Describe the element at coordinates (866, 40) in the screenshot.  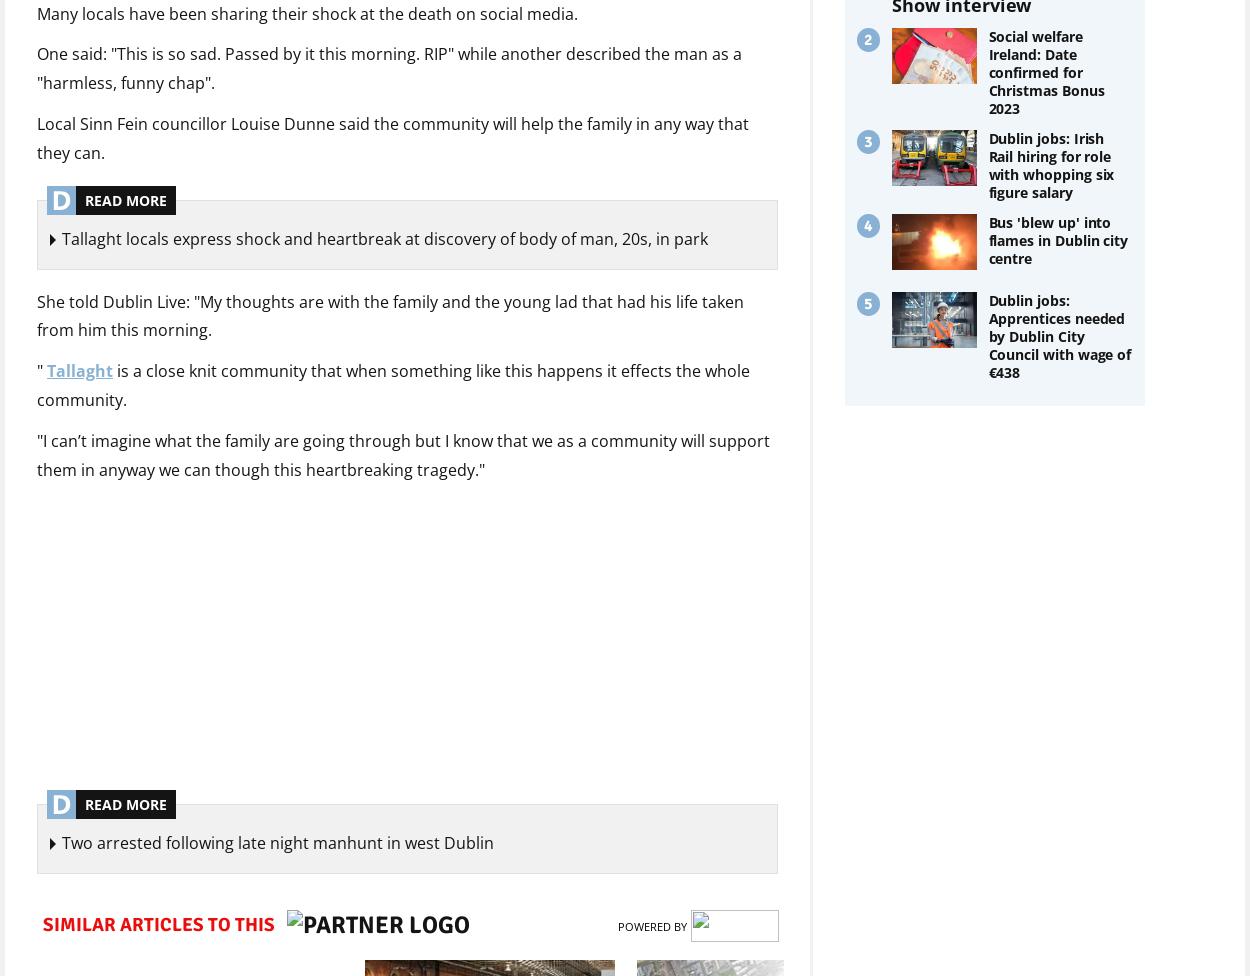
I see `'2'` at that location.